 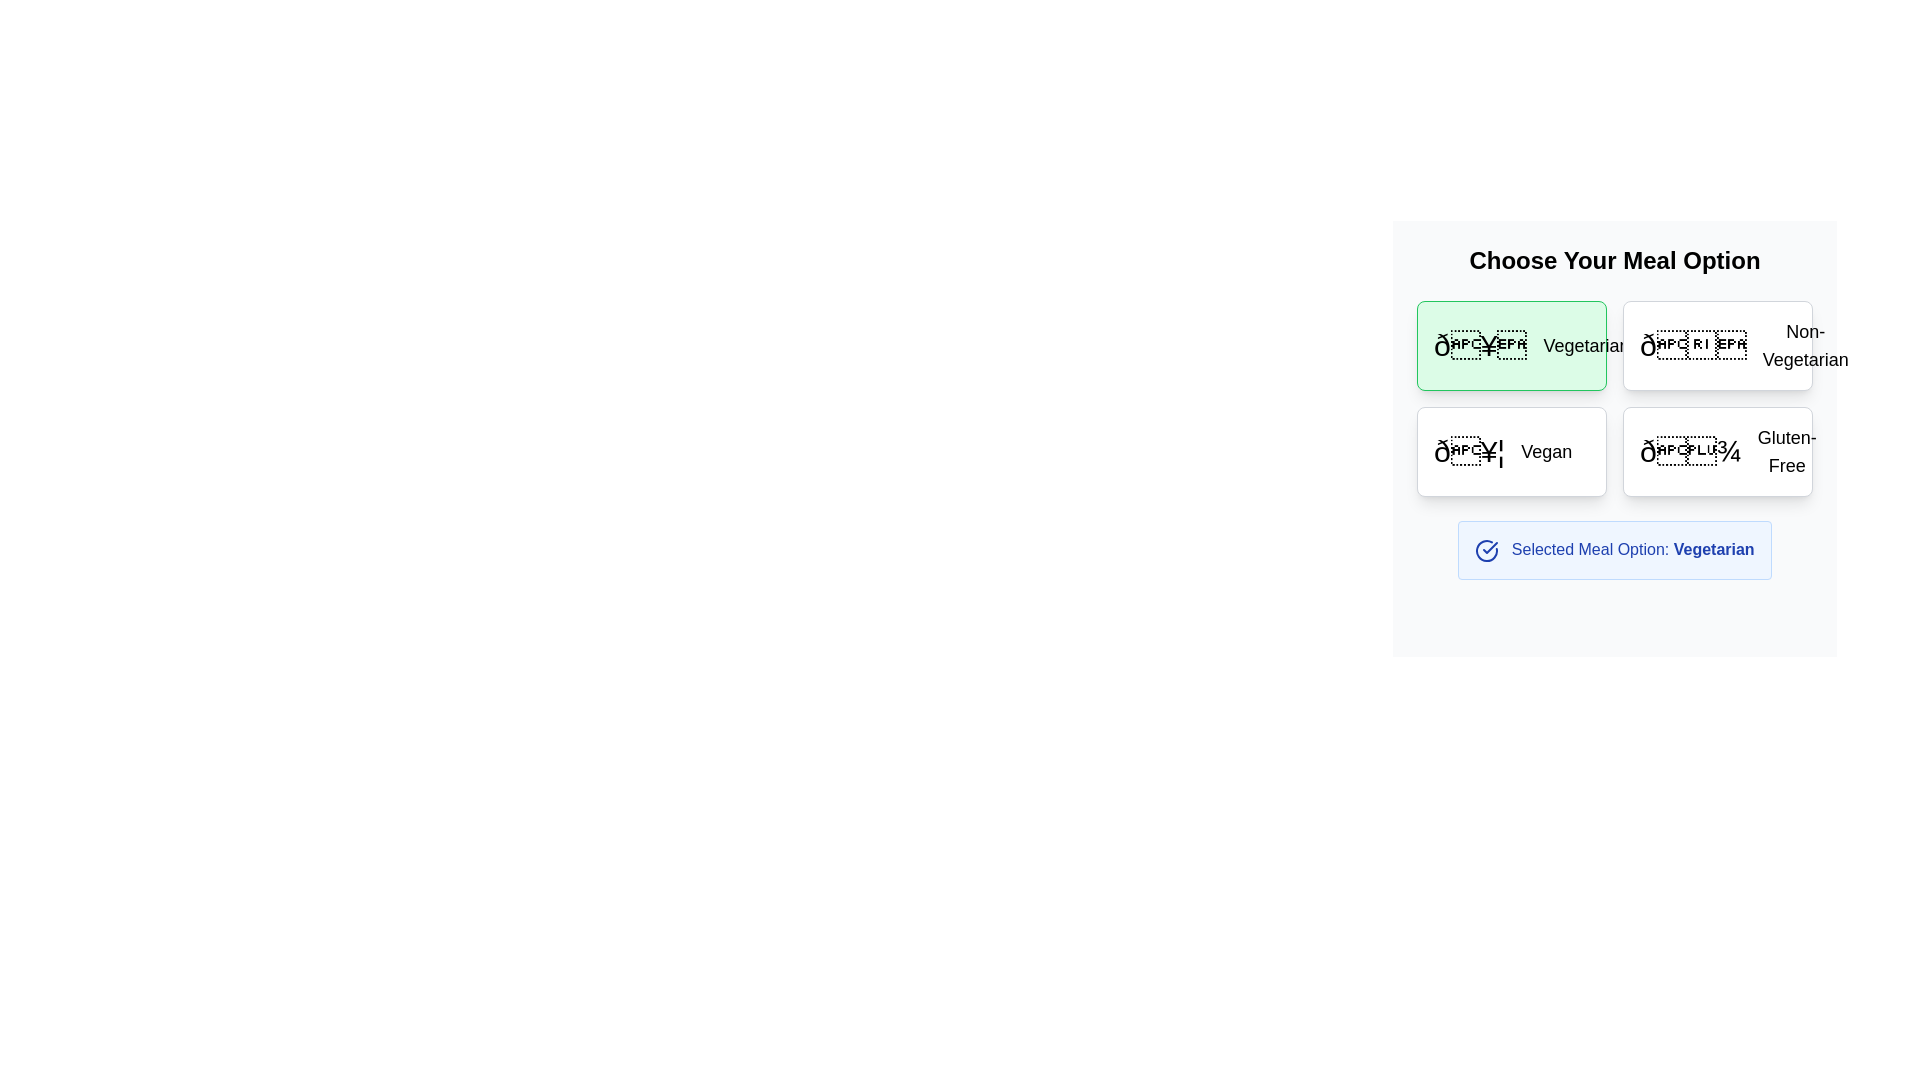 I want to click on the bold, decorative icon positioned to the left of the text 'Vegetarian' in the meal options grid, so click(x=1480, y=345).